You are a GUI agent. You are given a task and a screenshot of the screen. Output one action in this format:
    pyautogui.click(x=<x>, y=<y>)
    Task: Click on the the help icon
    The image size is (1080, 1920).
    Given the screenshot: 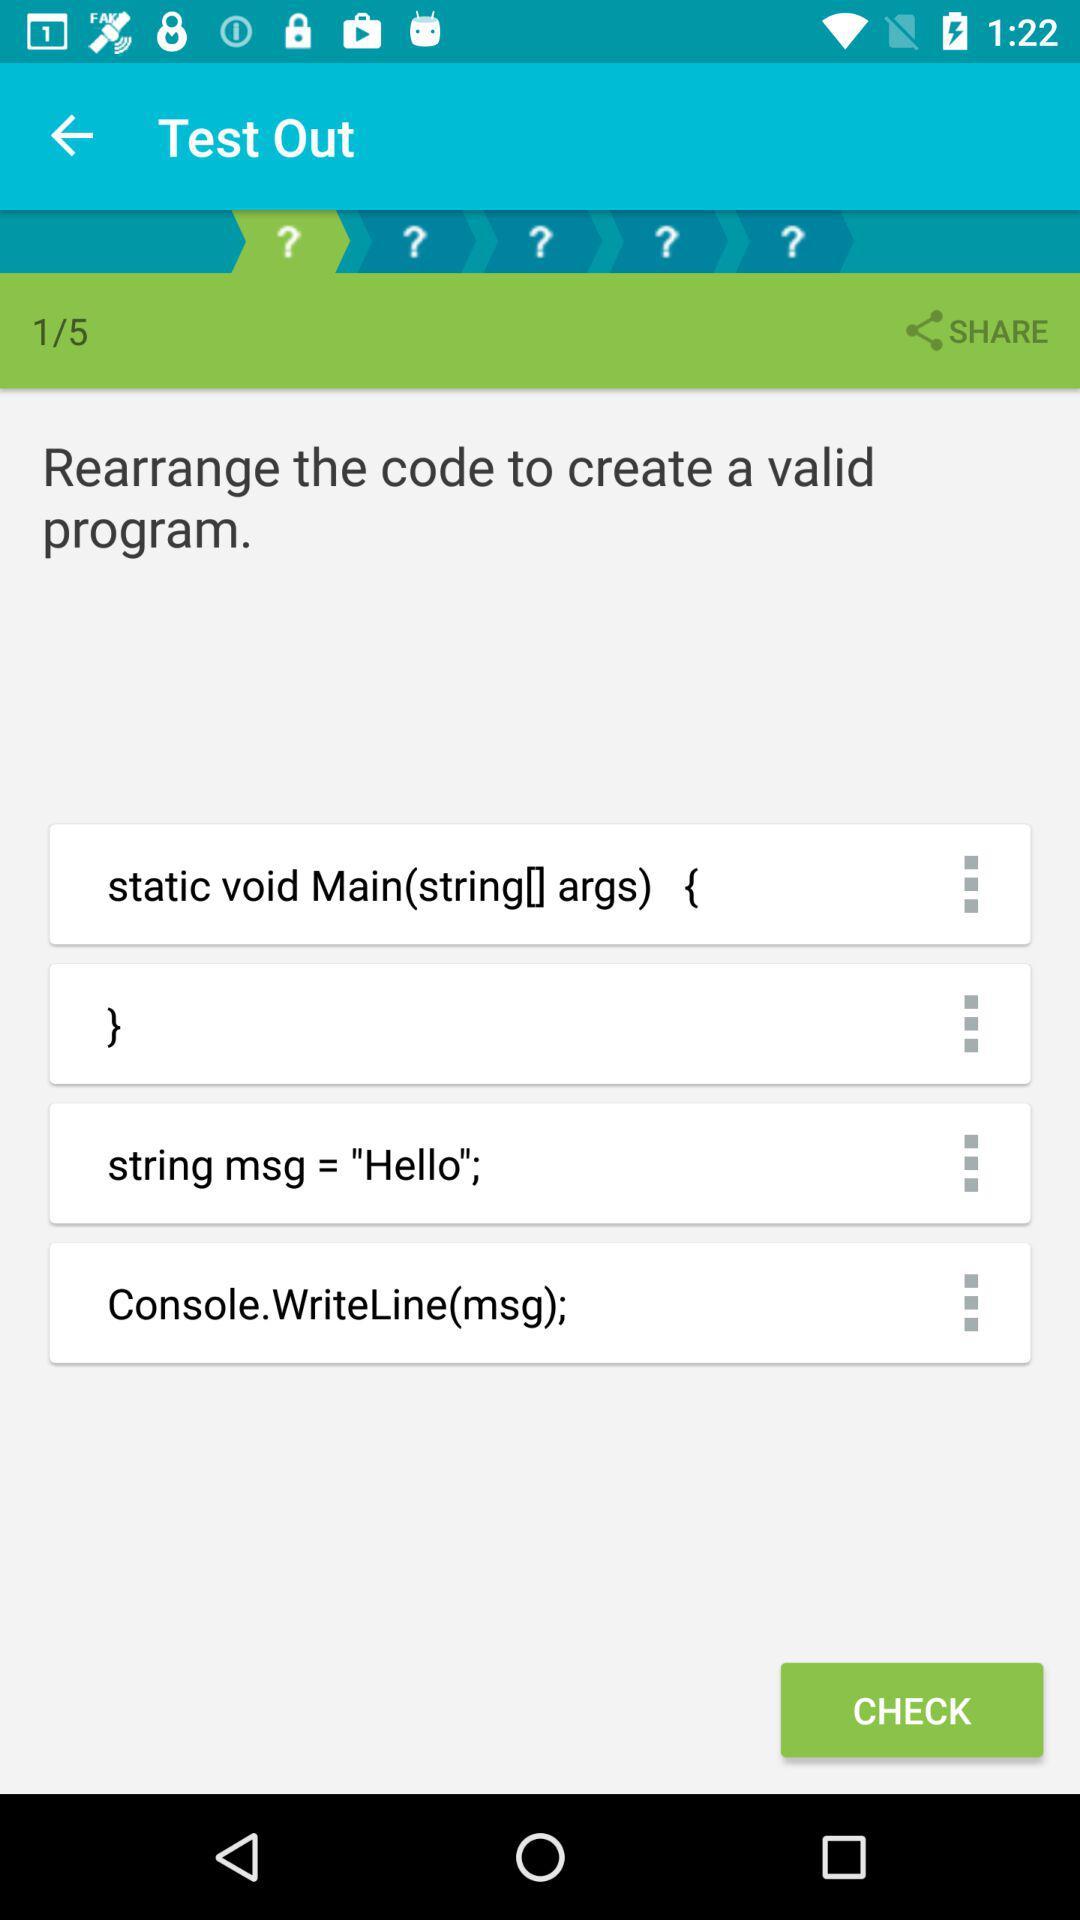 What is the action you would take?
    pyautogui.click(x=790, y=240)
    